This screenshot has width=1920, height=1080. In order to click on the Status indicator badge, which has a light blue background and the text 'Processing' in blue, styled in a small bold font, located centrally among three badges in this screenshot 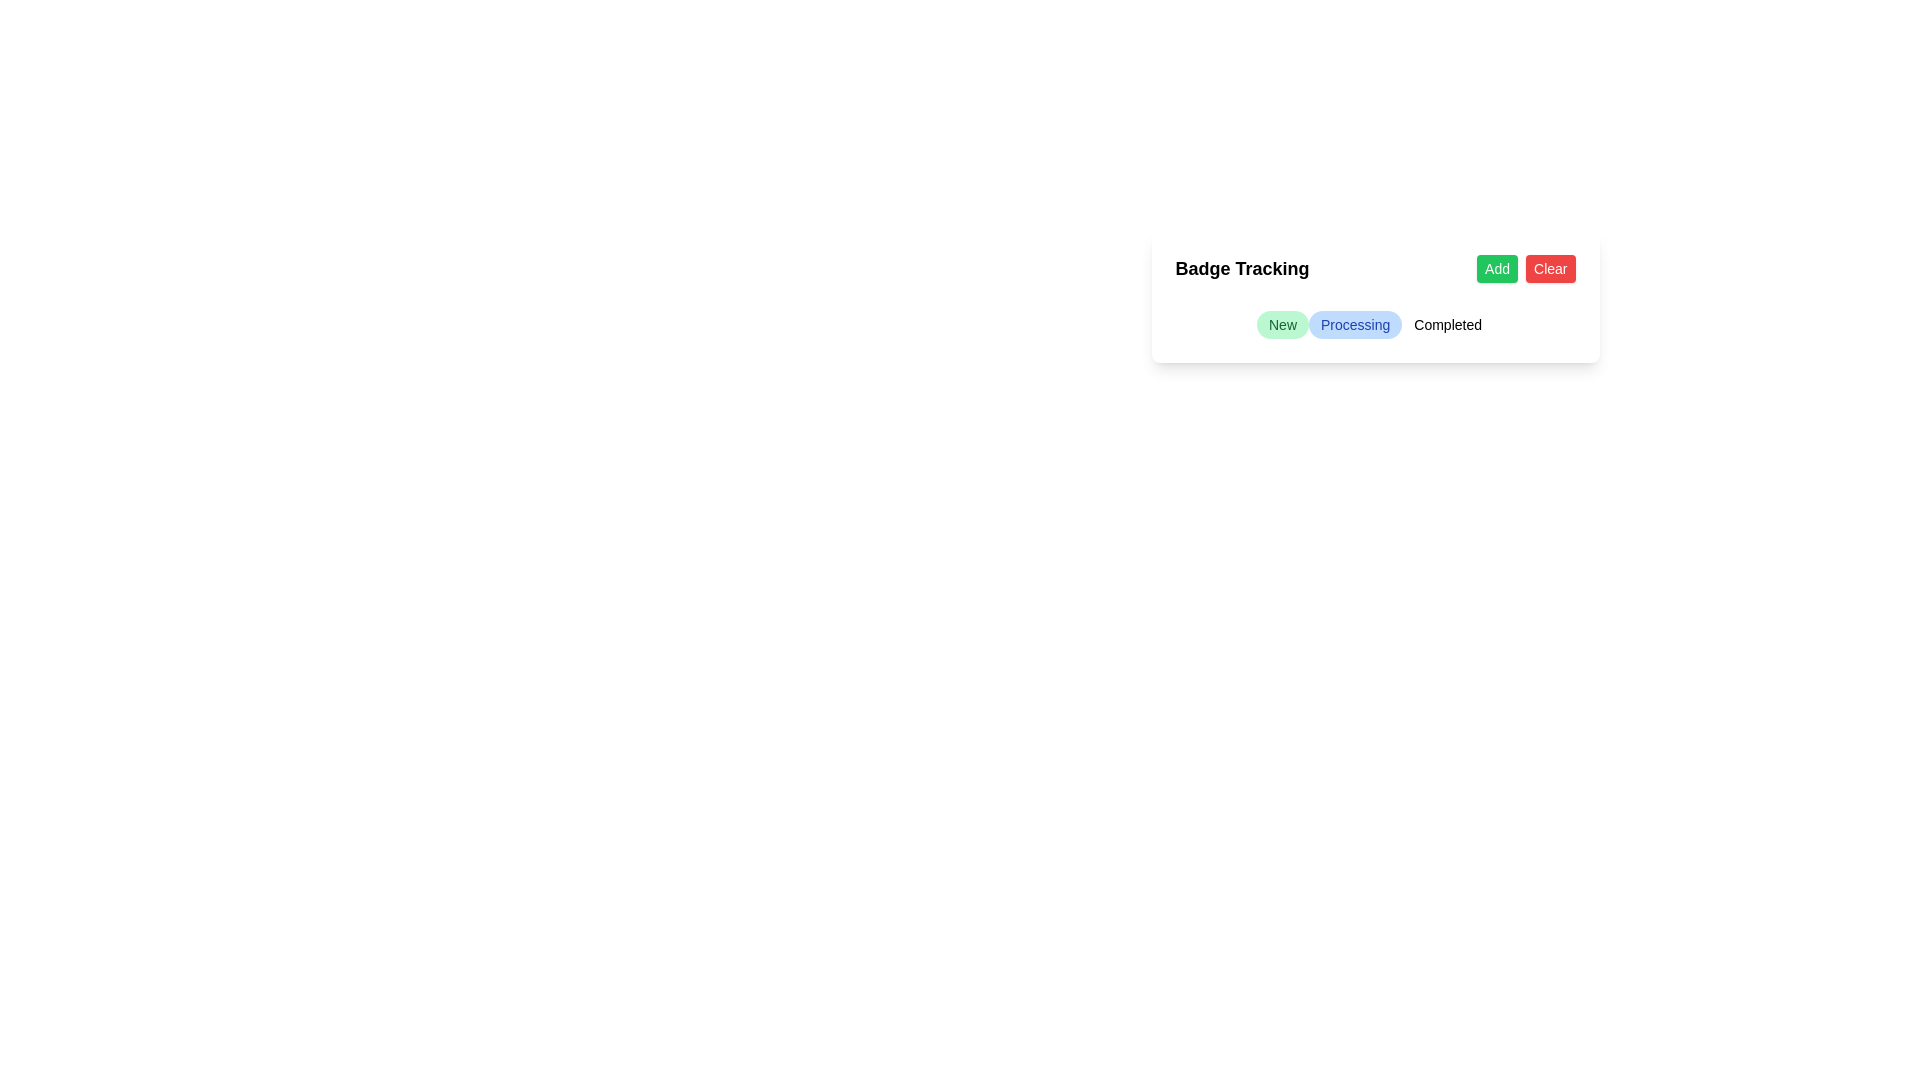, I will do `click(1355, 323)`.